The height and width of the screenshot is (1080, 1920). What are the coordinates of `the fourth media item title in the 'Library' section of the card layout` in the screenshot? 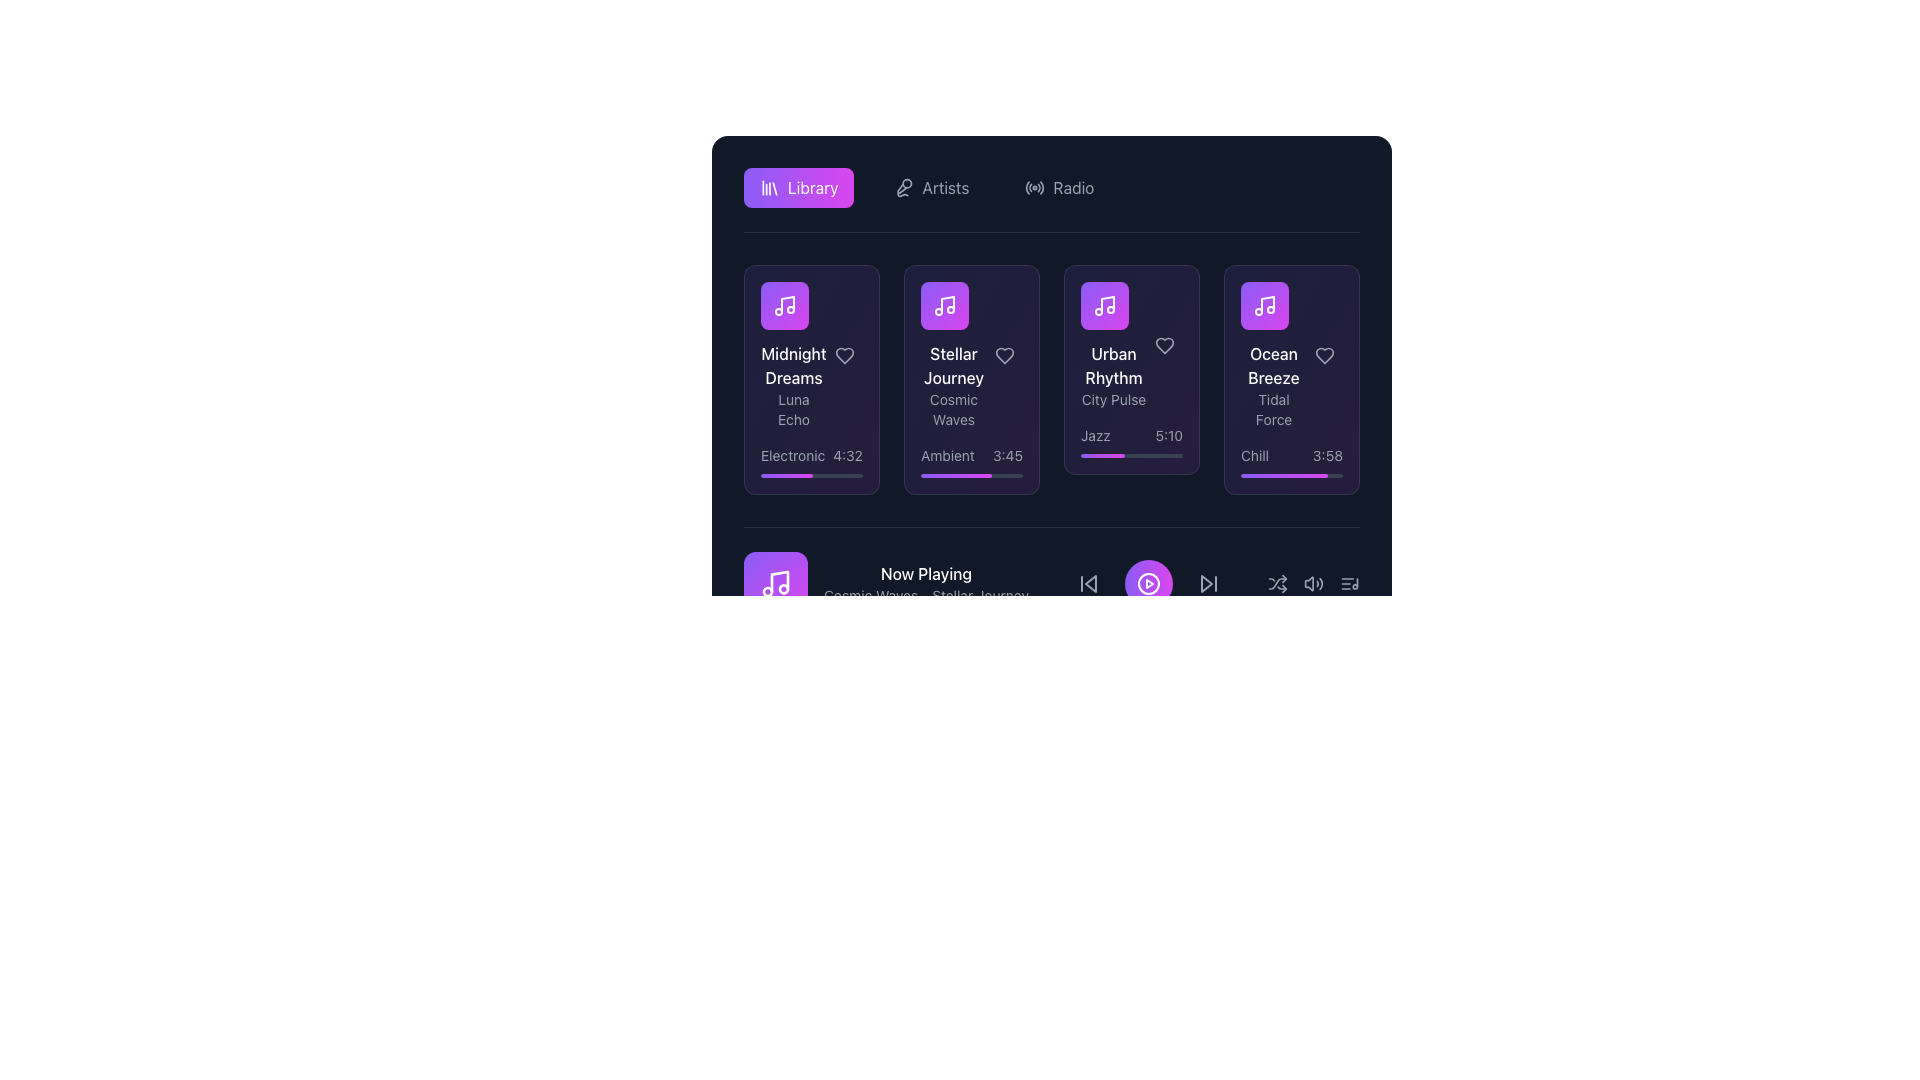 It's located at (1272, 354).